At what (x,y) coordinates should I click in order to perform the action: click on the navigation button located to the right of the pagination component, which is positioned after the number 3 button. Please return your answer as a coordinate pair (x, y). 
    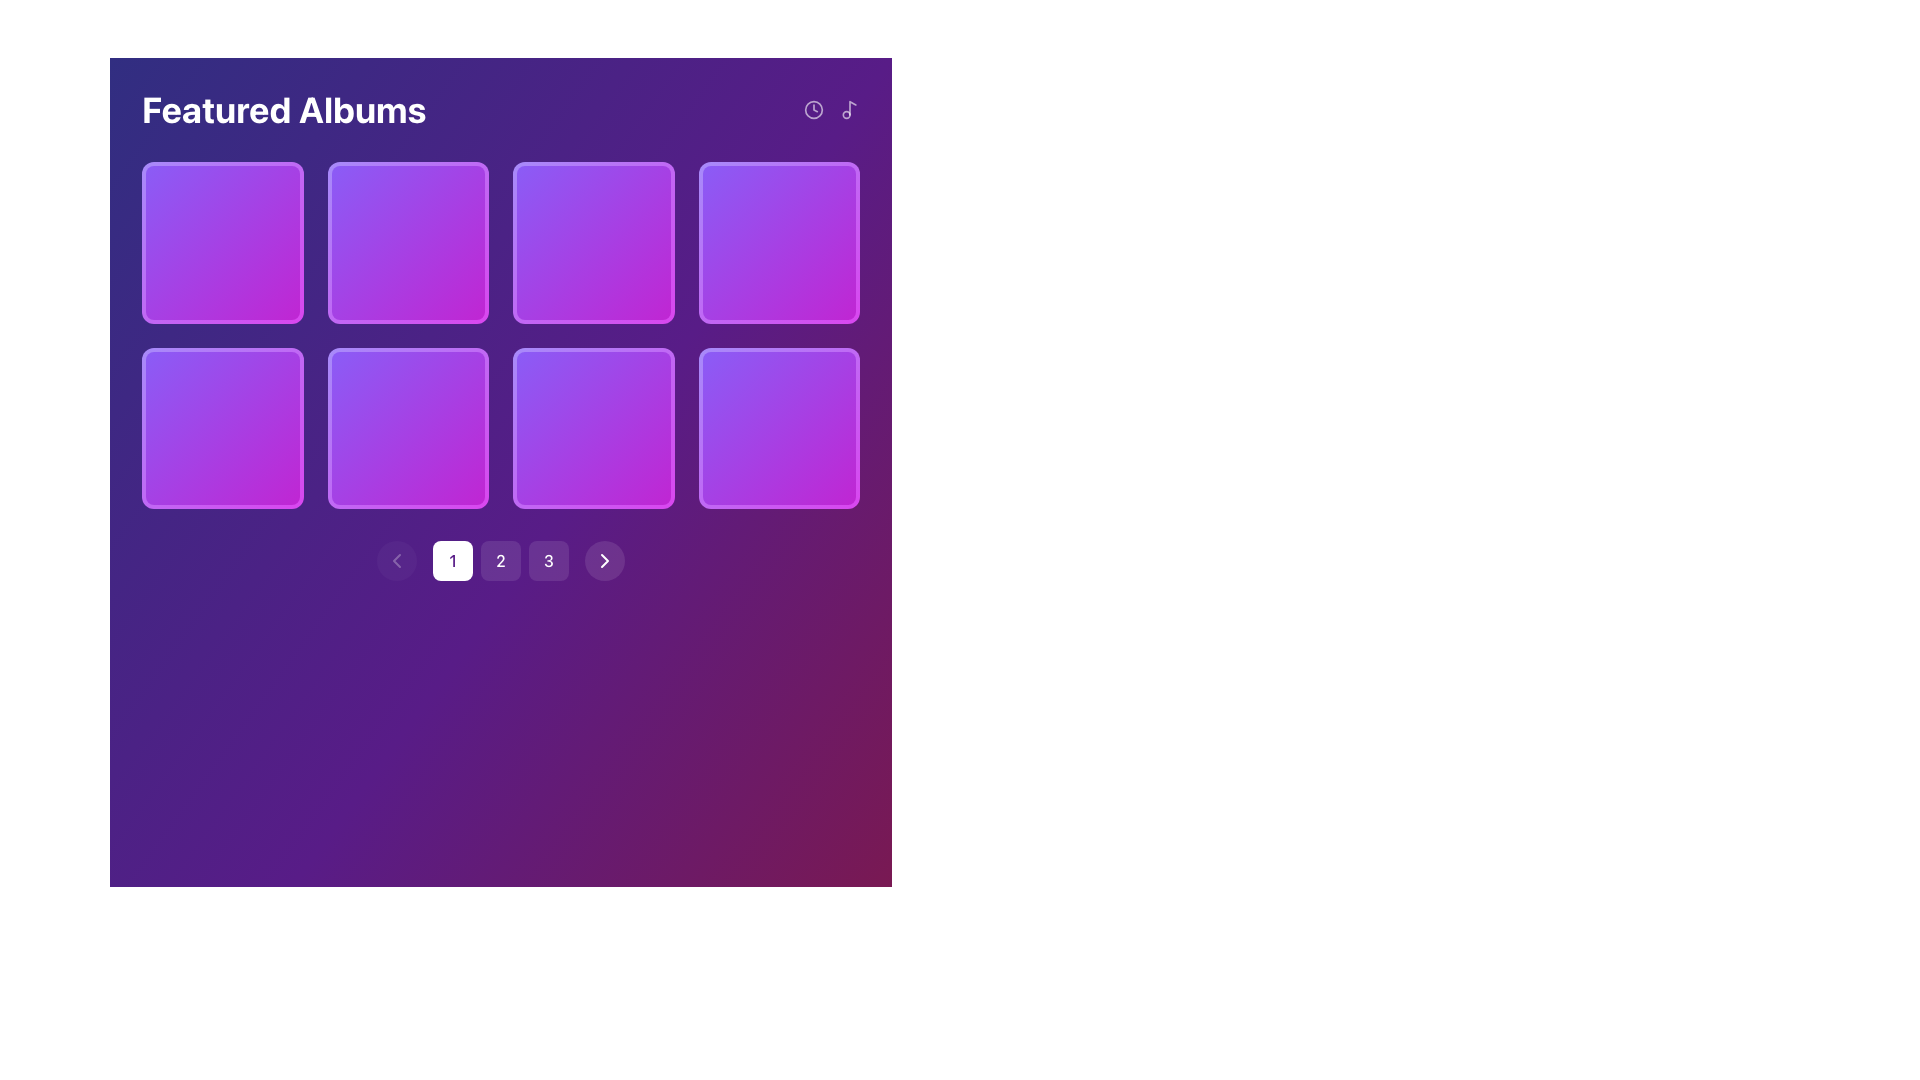
    Looking at the image, I should click on (603, 560).